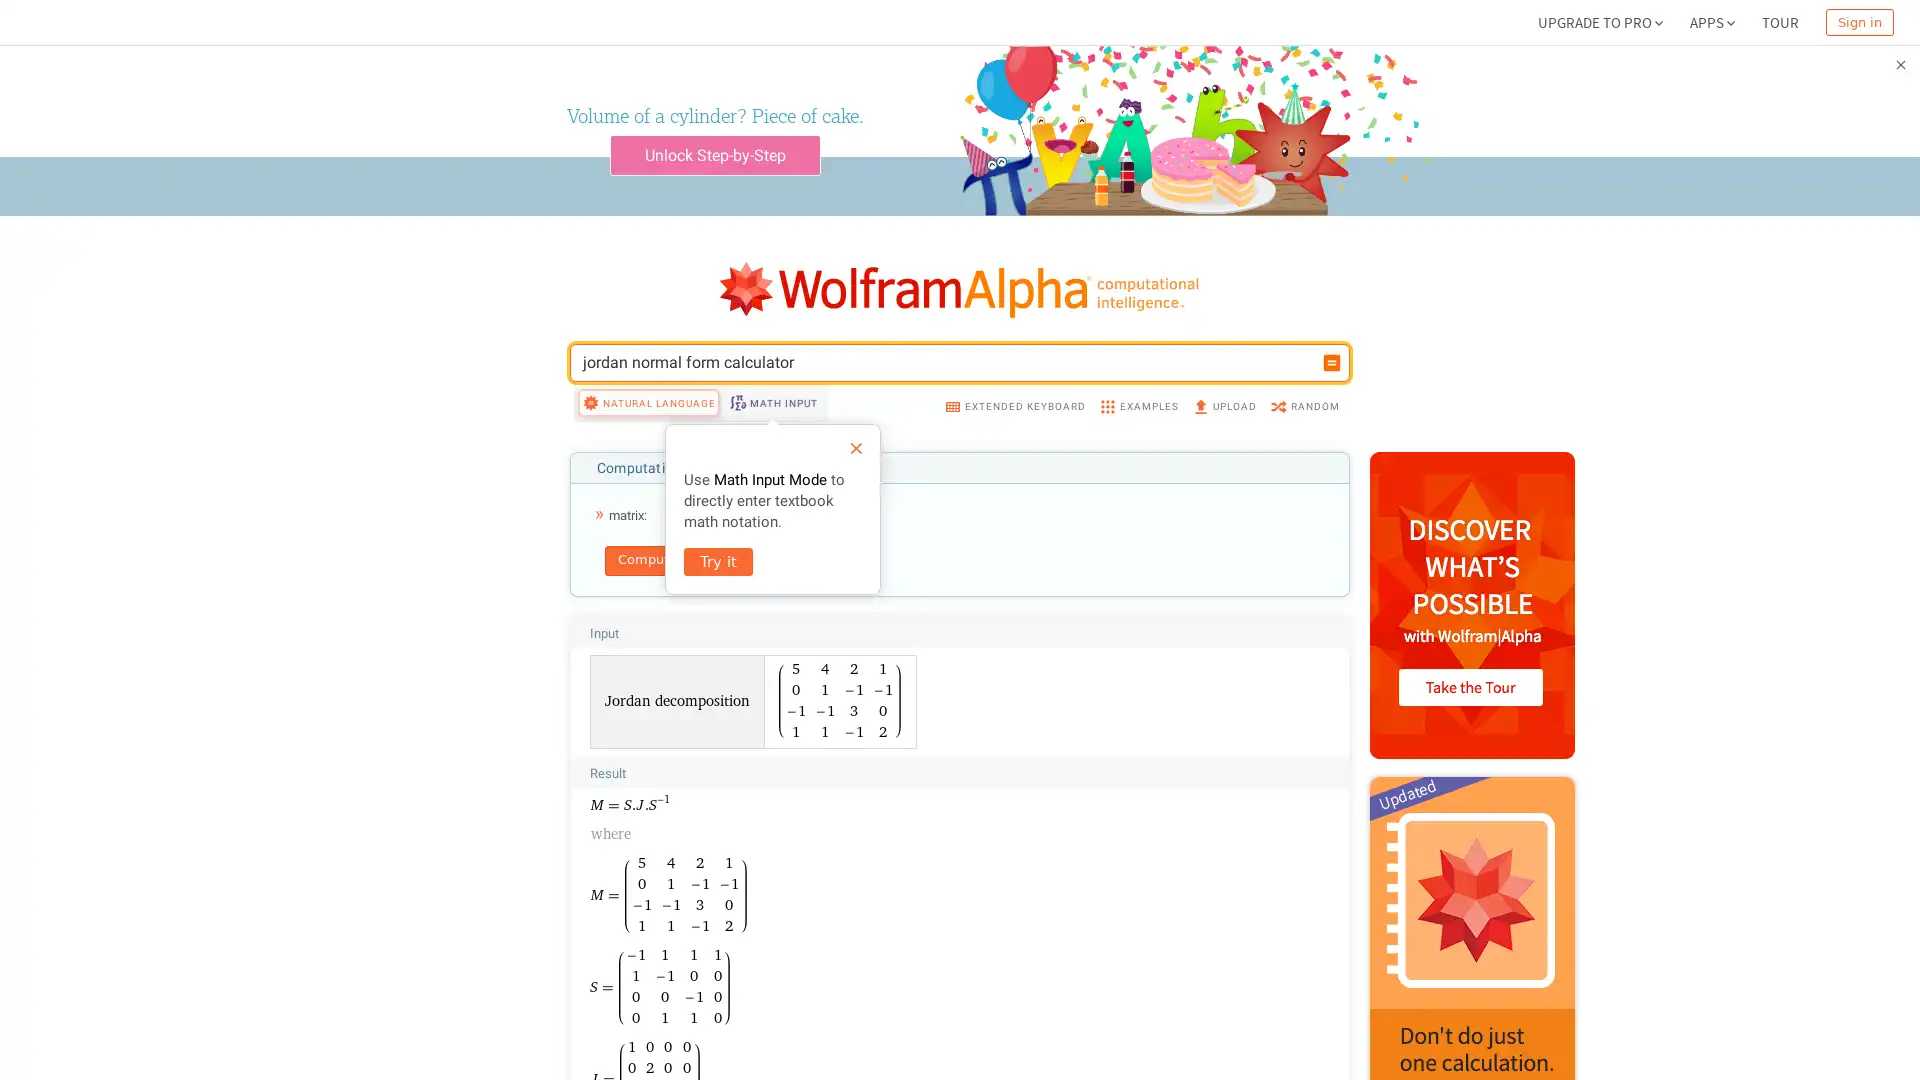 This screenshot has width=1920, height=1080. I want to click on Try it, so click(718, 562).